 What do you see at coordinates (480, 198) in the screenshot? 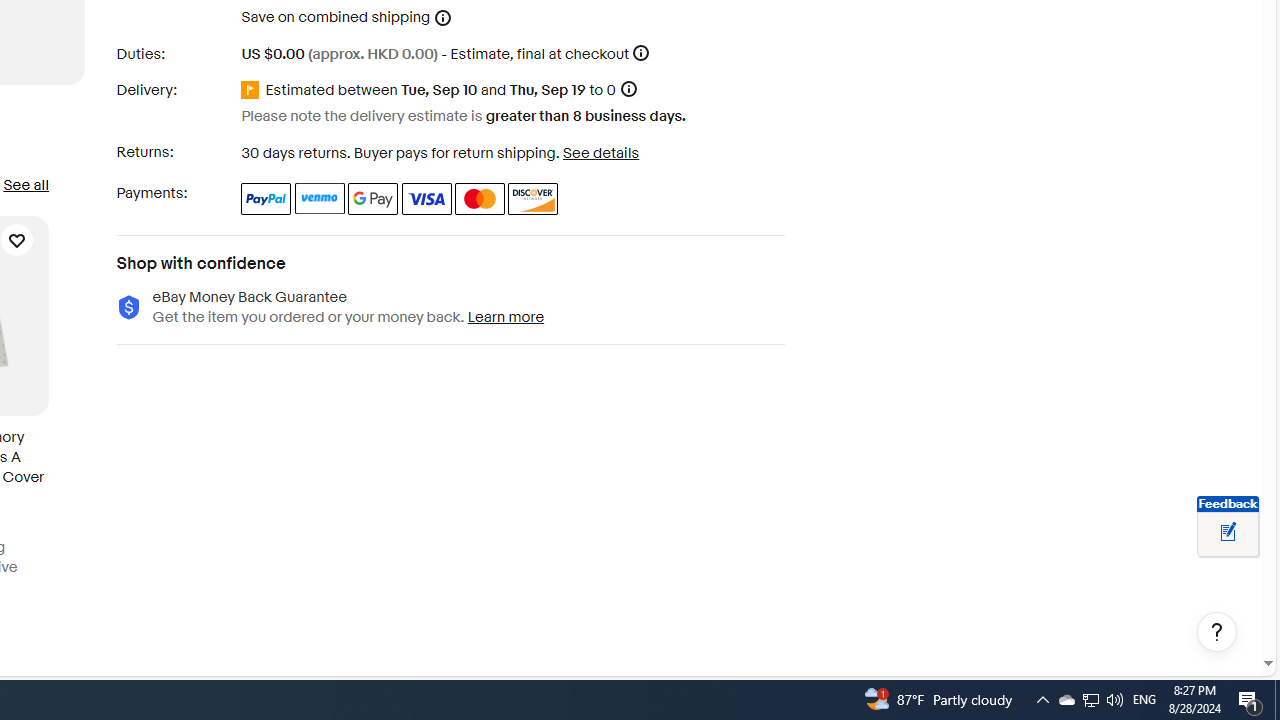
I see `'Master Card'` at bounding box center [480, 198].